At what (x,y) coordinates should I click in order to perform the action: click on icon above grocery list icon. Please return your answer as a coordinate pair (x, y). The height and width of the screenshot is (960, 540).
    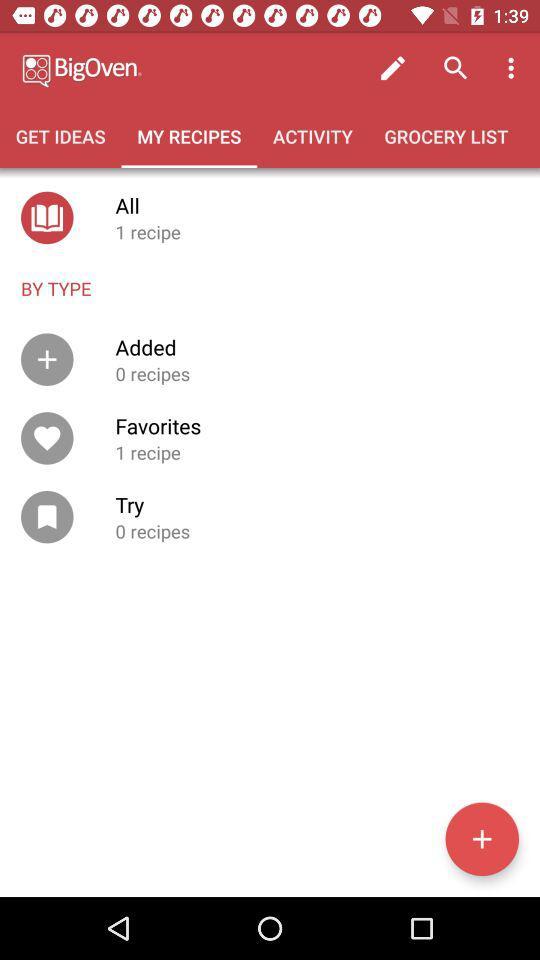
    Looking at the image, I should click on (393, 68).